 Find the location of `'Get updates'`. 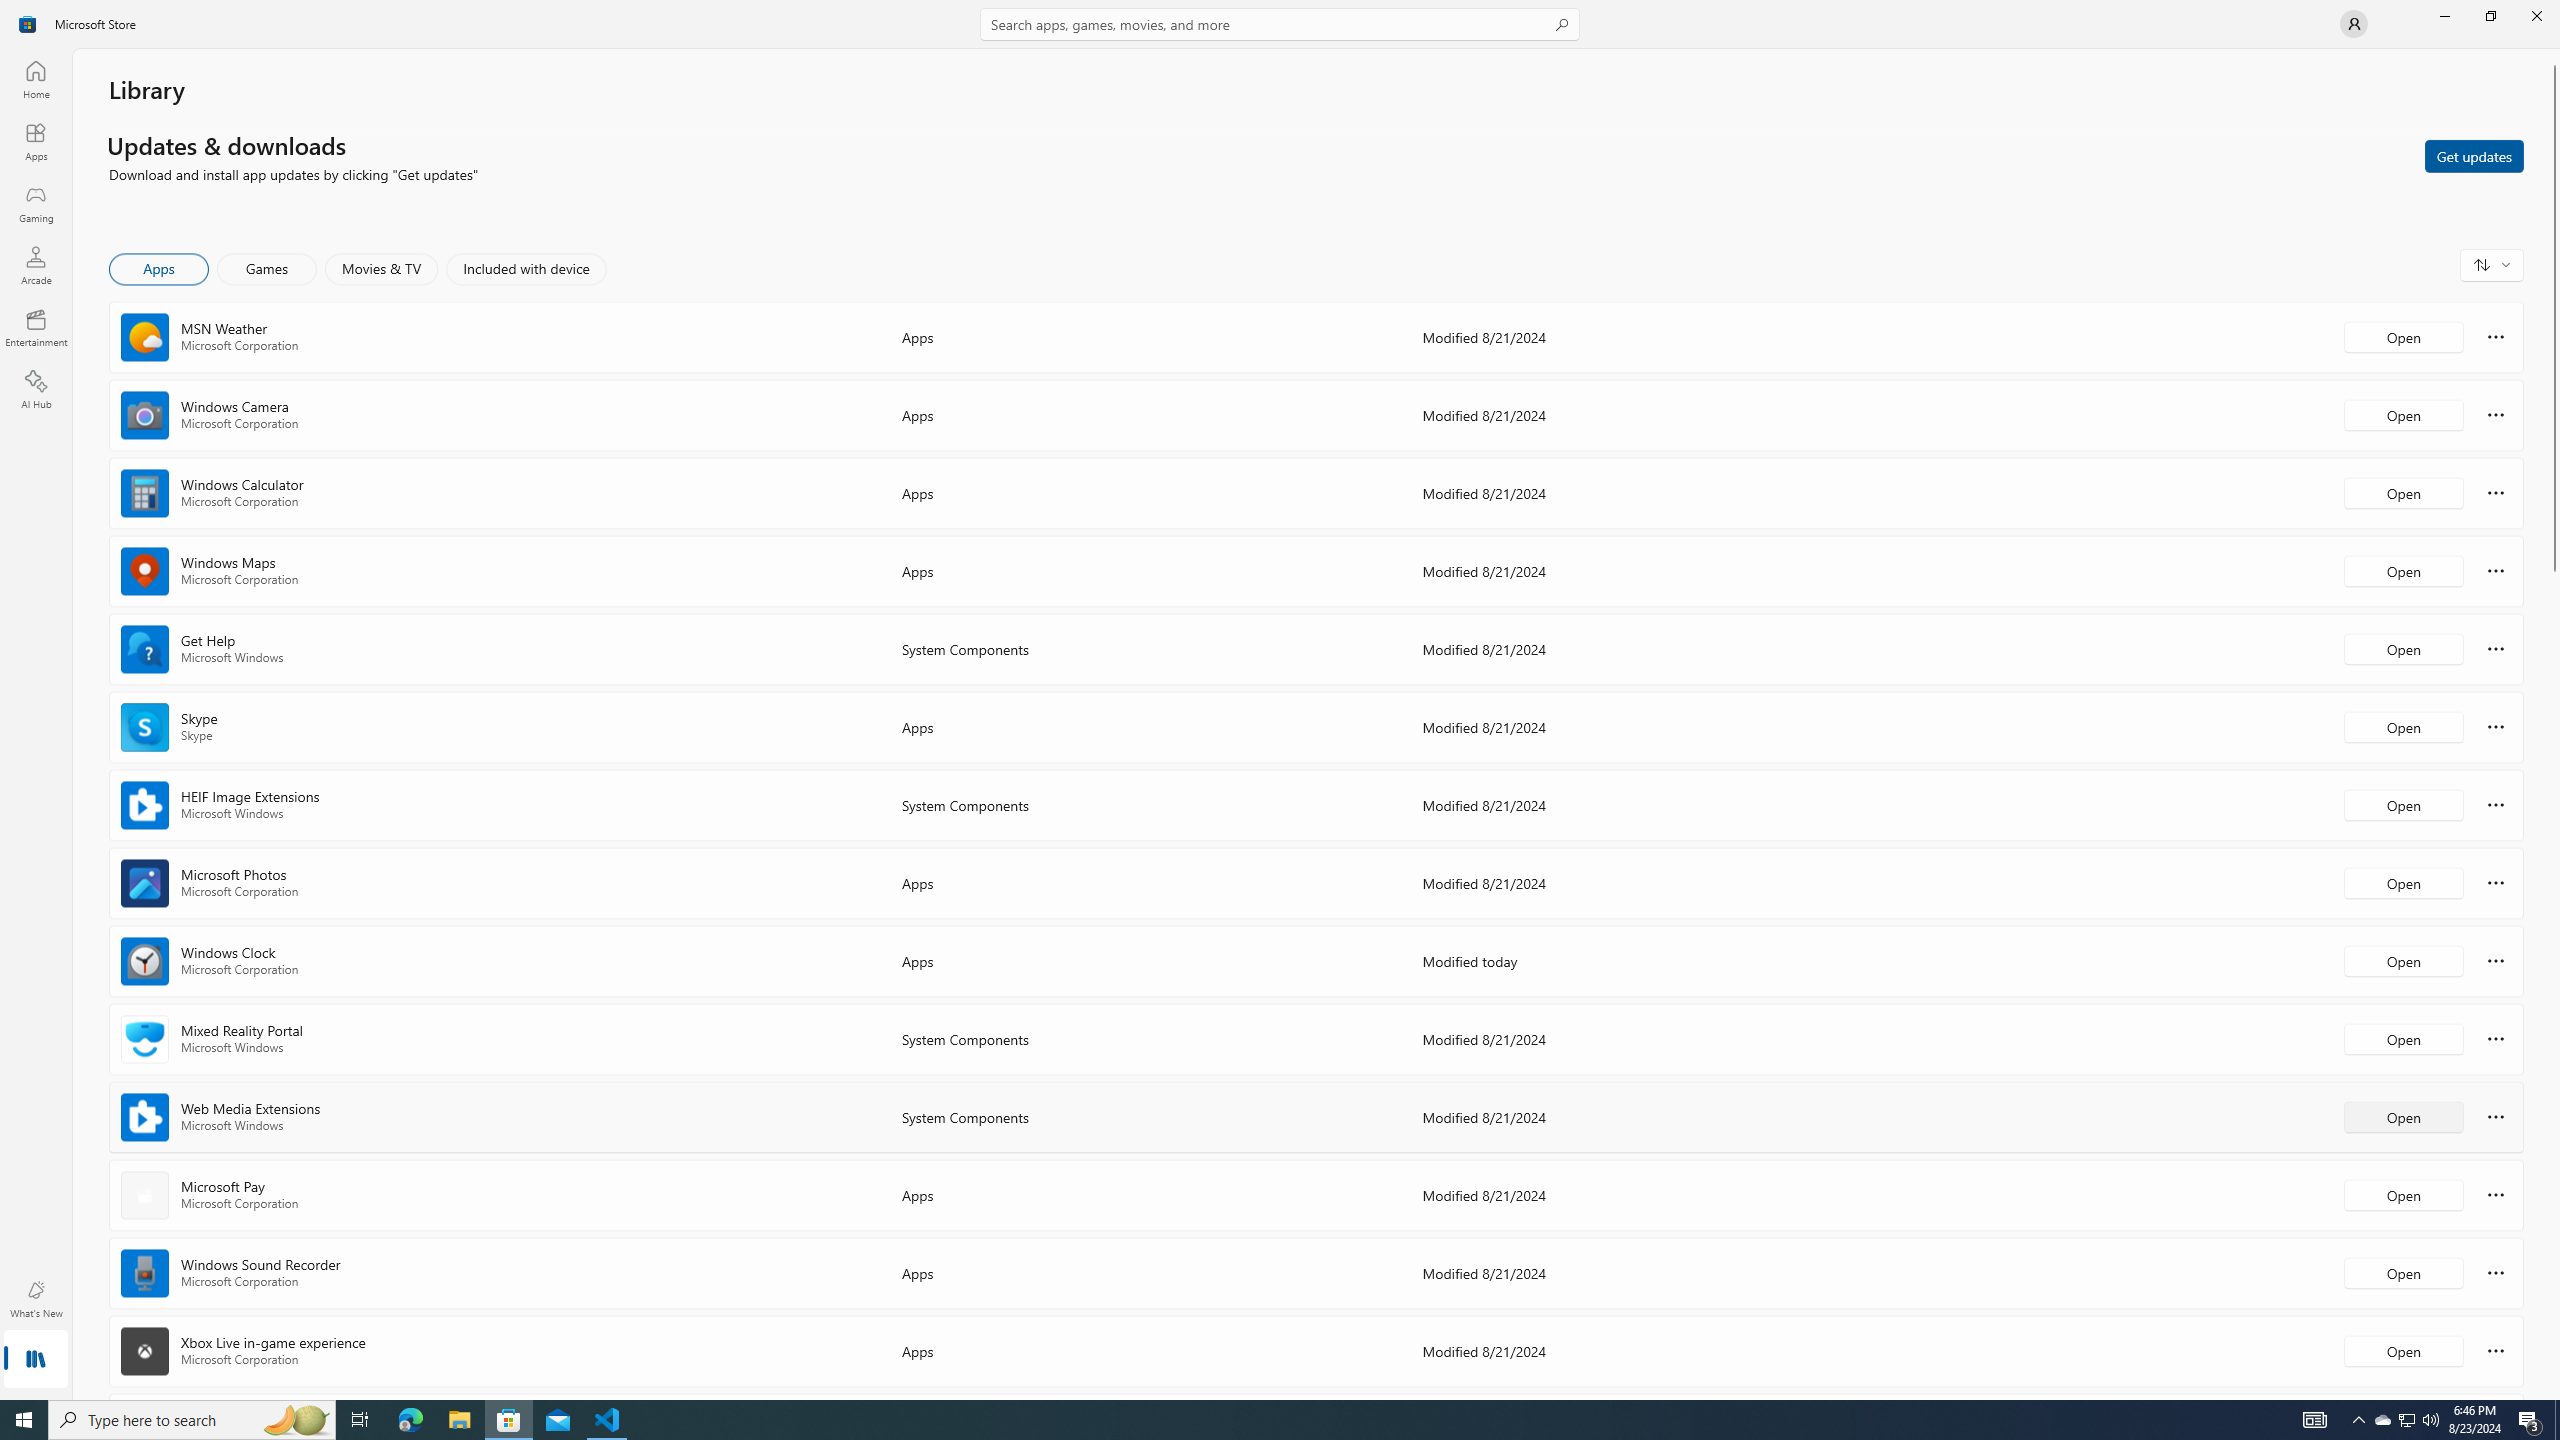

'Get updates' is located at coordinates (2474, 154).